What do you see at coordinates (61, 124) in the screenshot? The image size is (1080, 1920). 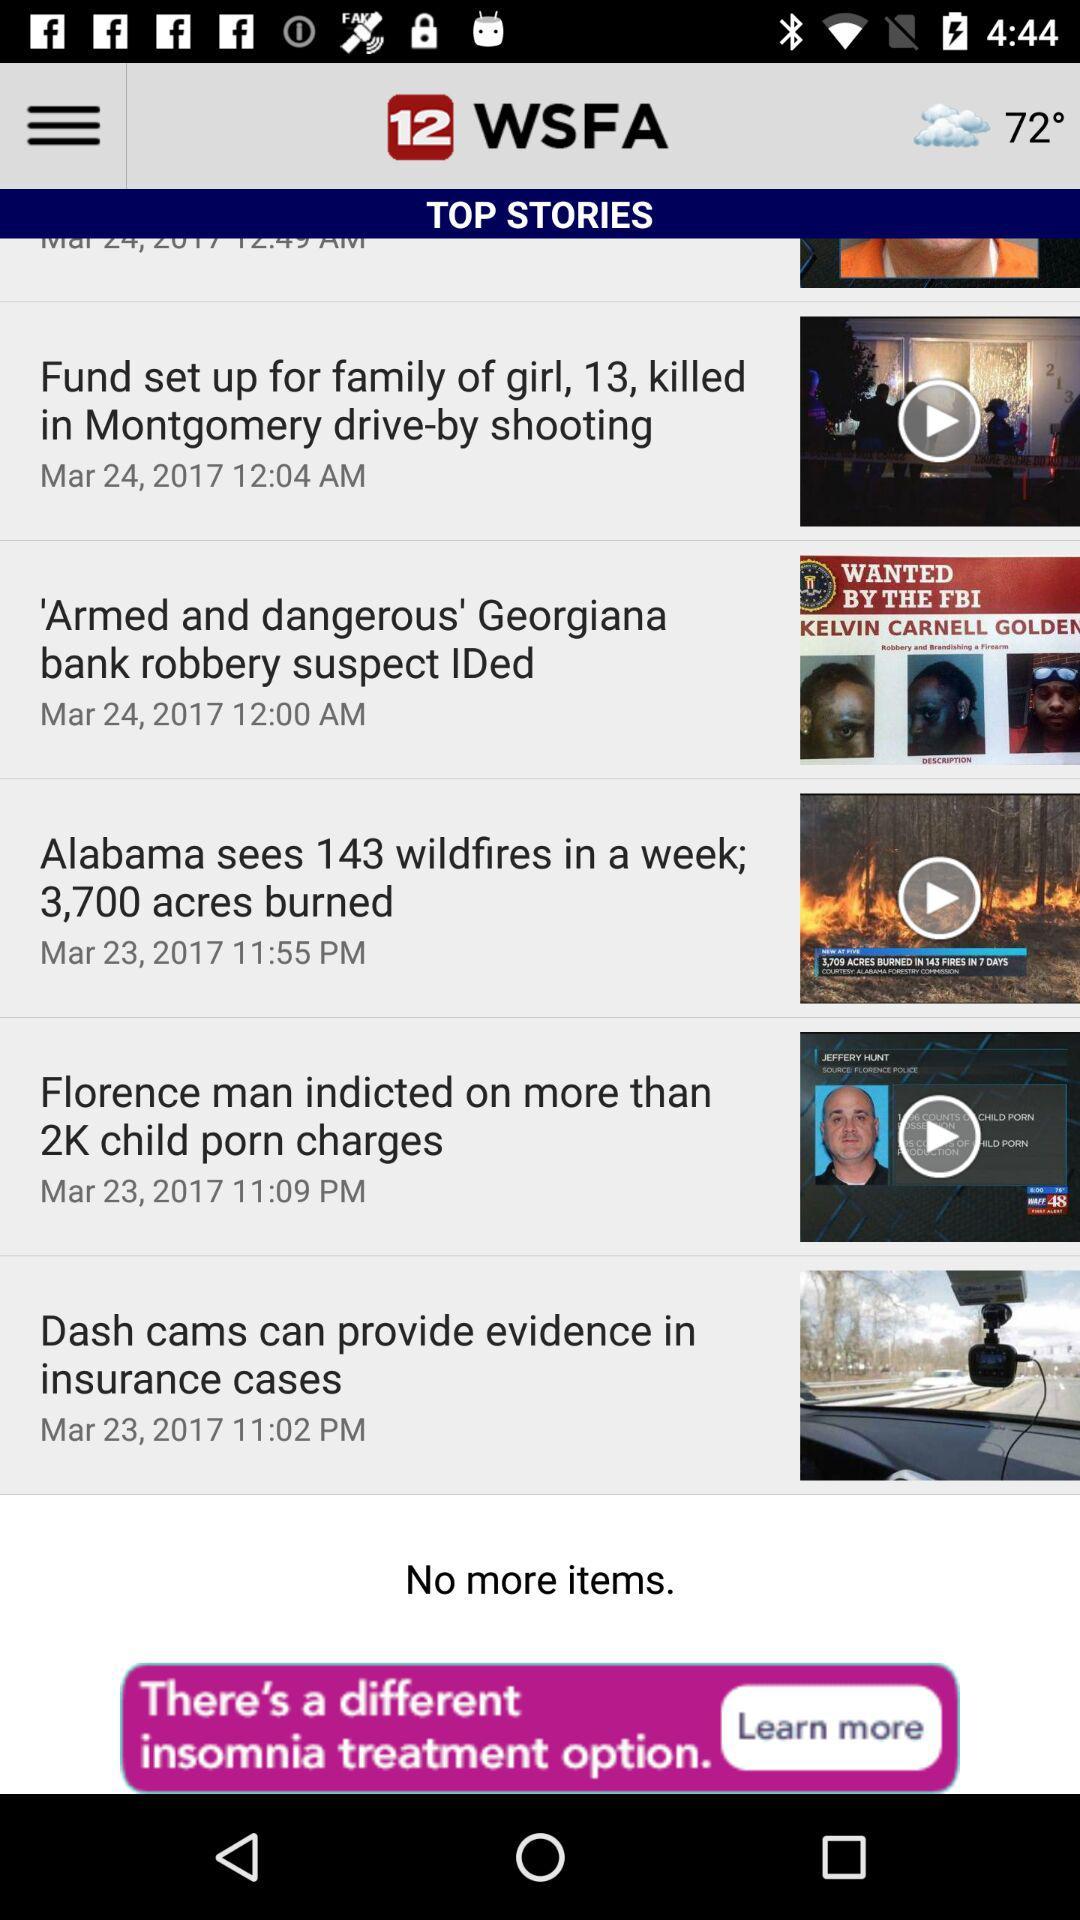 I see `the menu icon` at bounding box center [61, 124].